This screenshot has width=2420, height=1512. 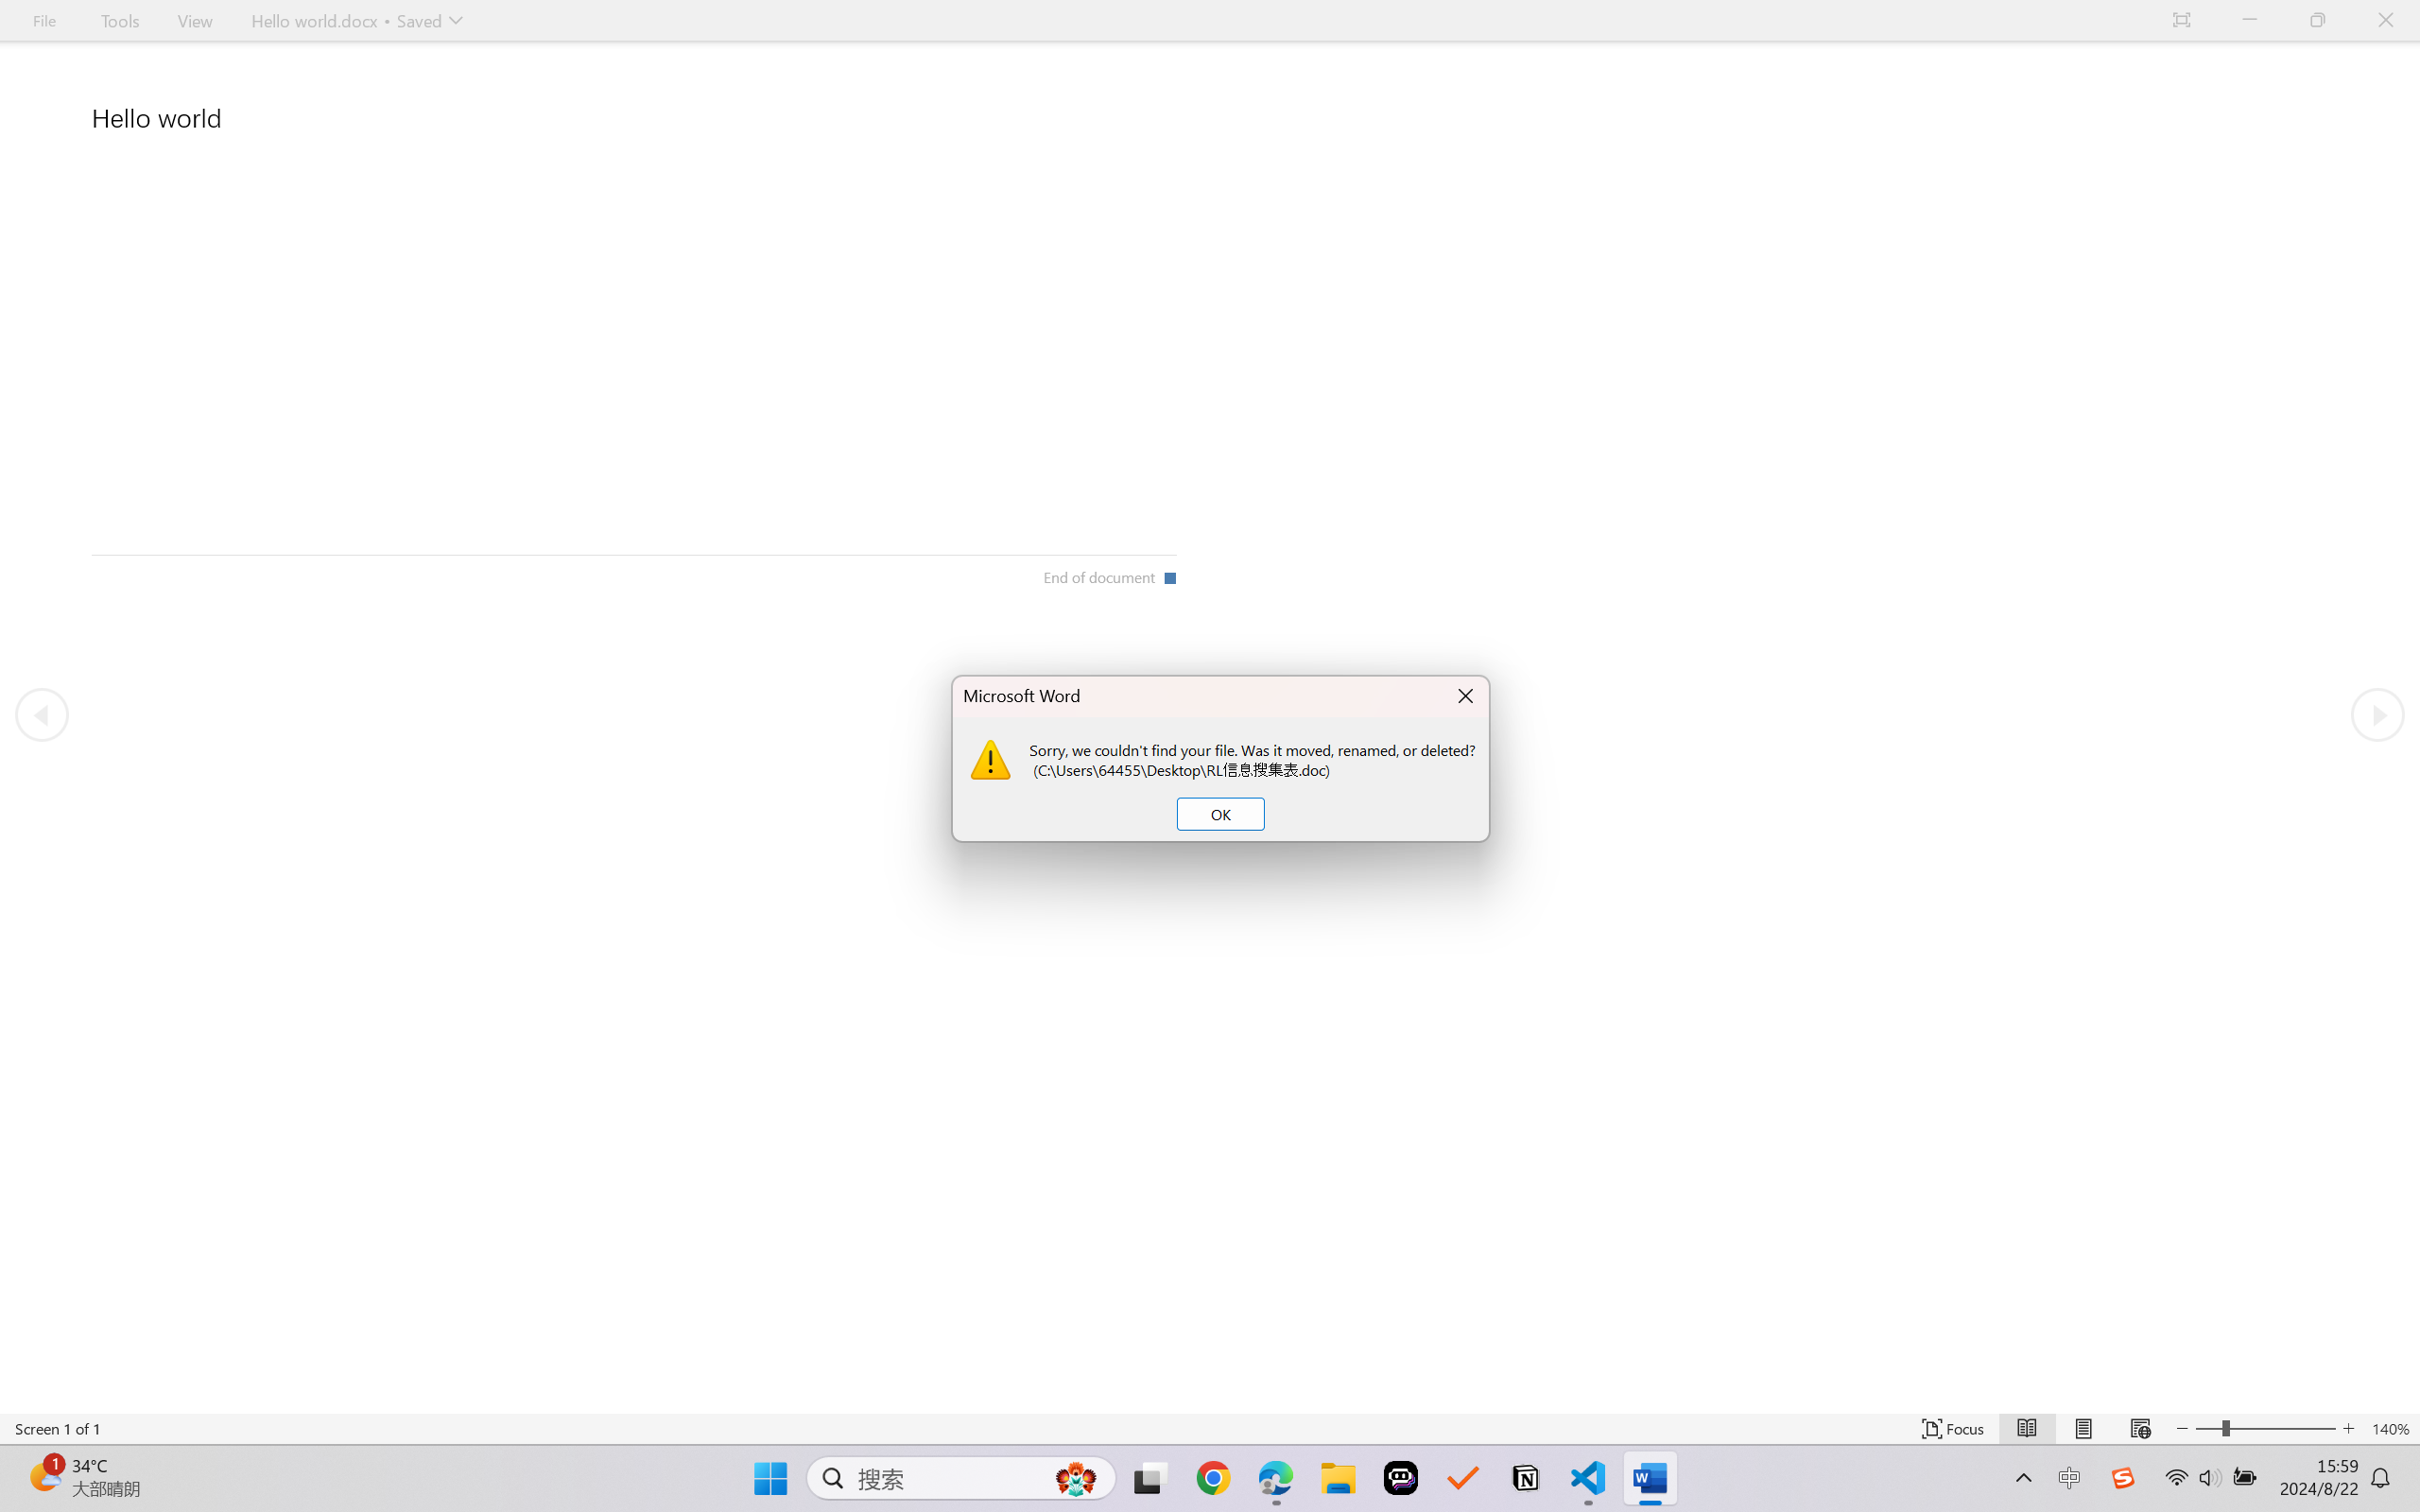 I want to click on 'Print Layout', so click(x=2083, y=1428).